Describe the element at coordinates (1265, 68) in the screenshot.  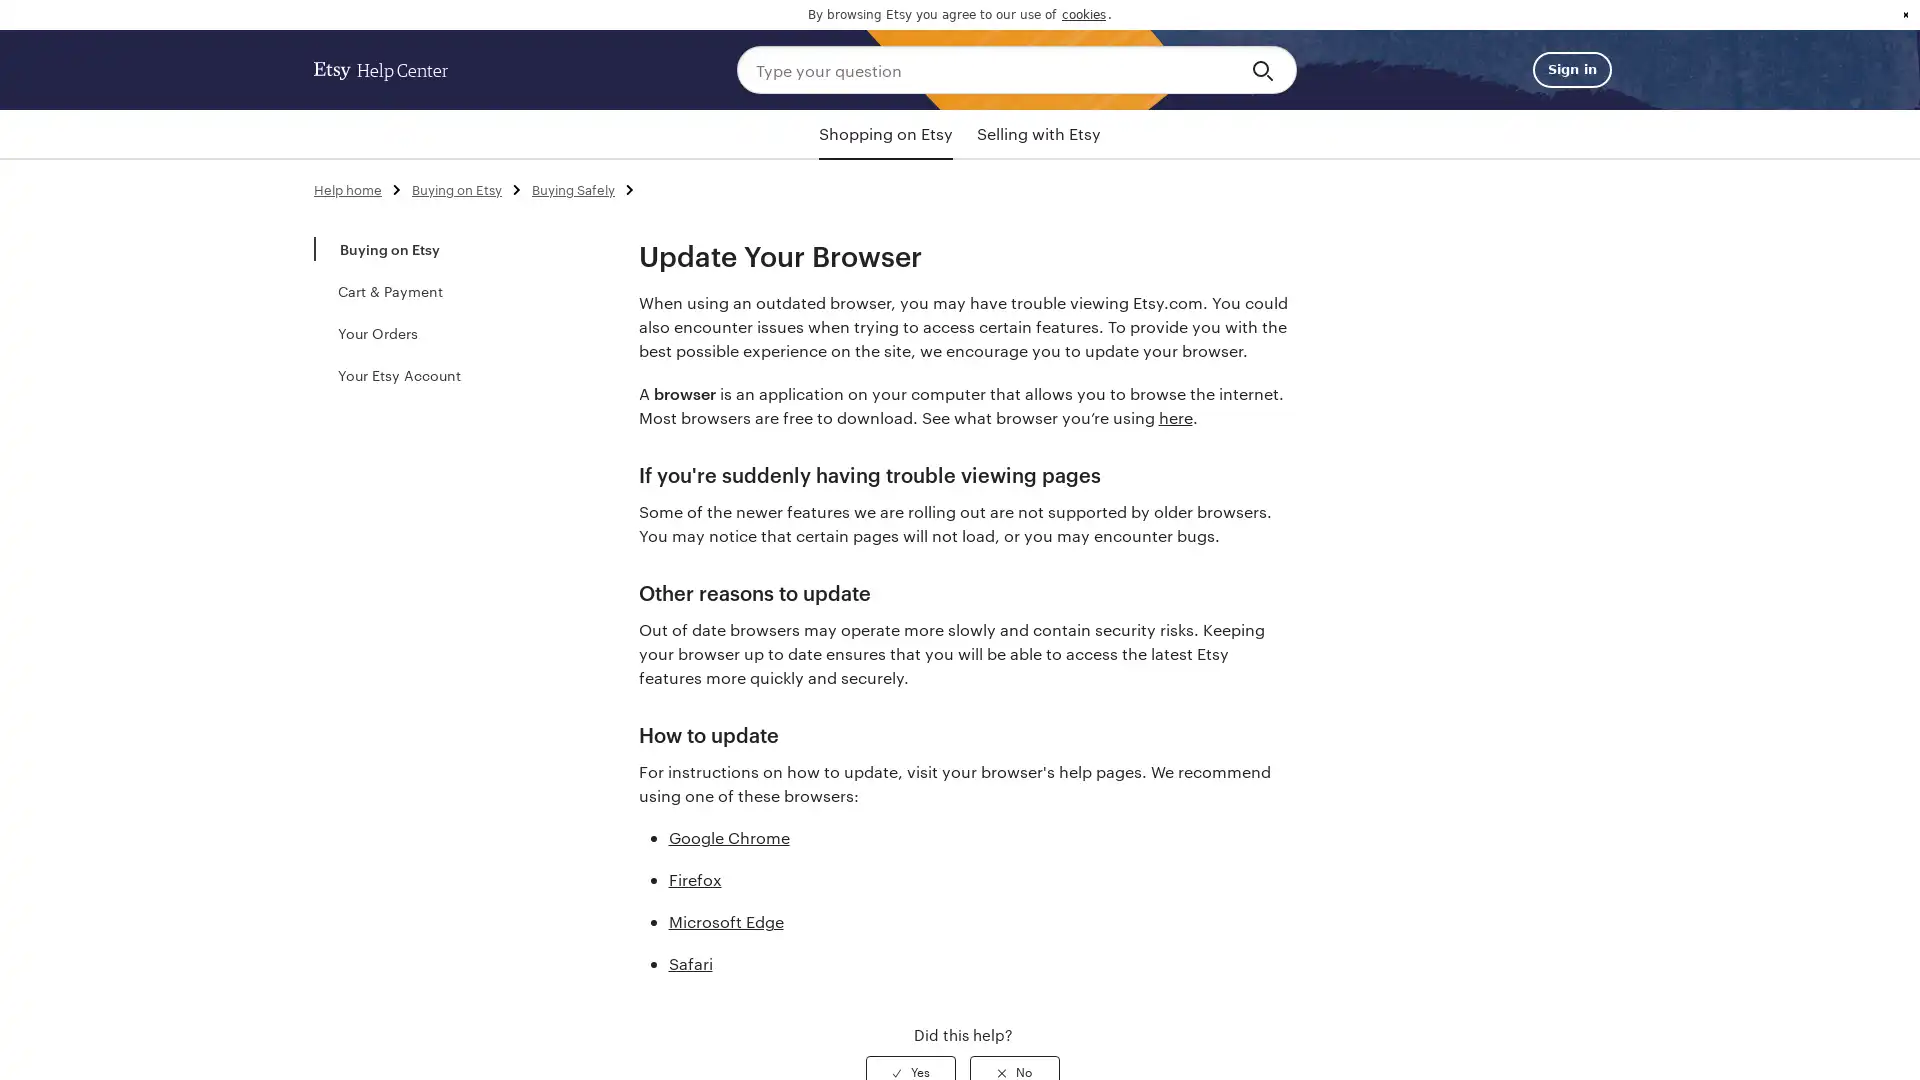
I see `Search` at that location.